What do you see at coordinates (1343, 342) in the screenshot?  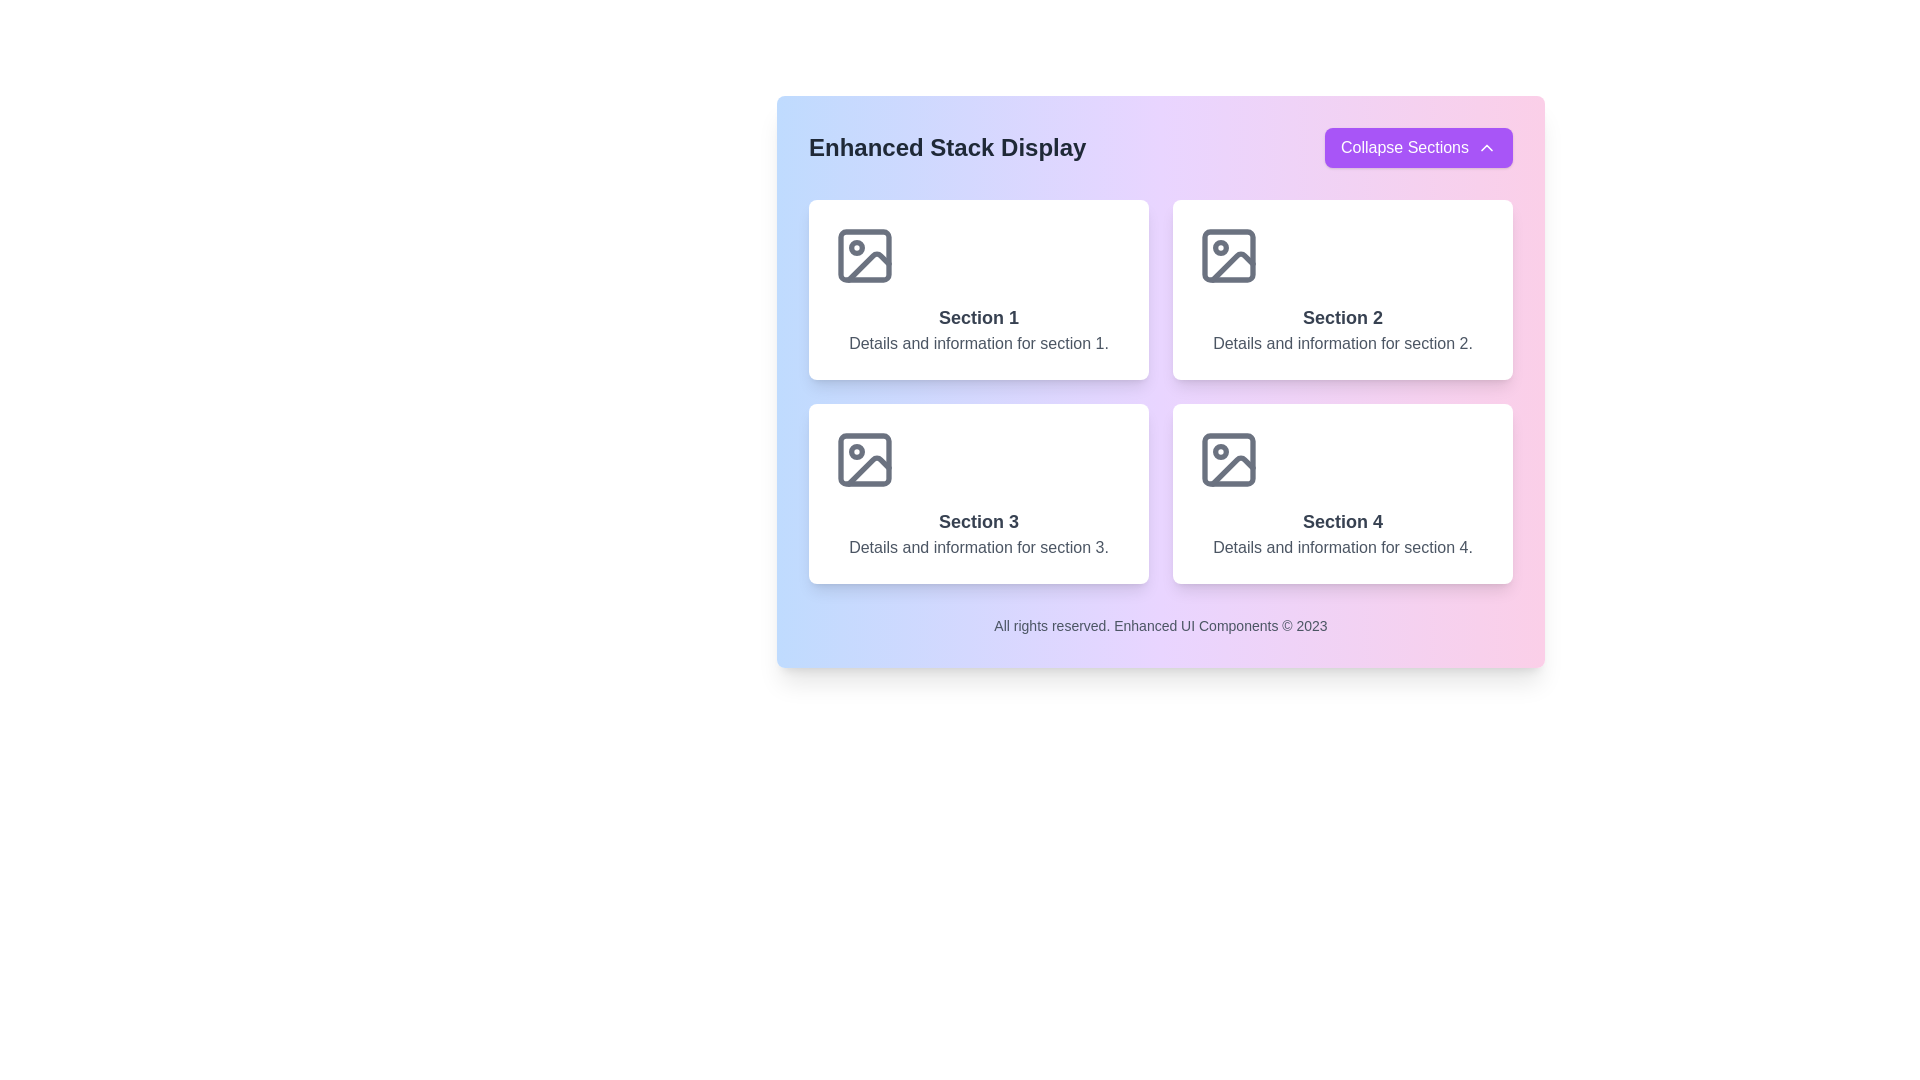 I see `the static text display that shows 'Details and information for section 2.' located in the second card from the left in the top row of the grid layout` at bounding box center [1343, 342].